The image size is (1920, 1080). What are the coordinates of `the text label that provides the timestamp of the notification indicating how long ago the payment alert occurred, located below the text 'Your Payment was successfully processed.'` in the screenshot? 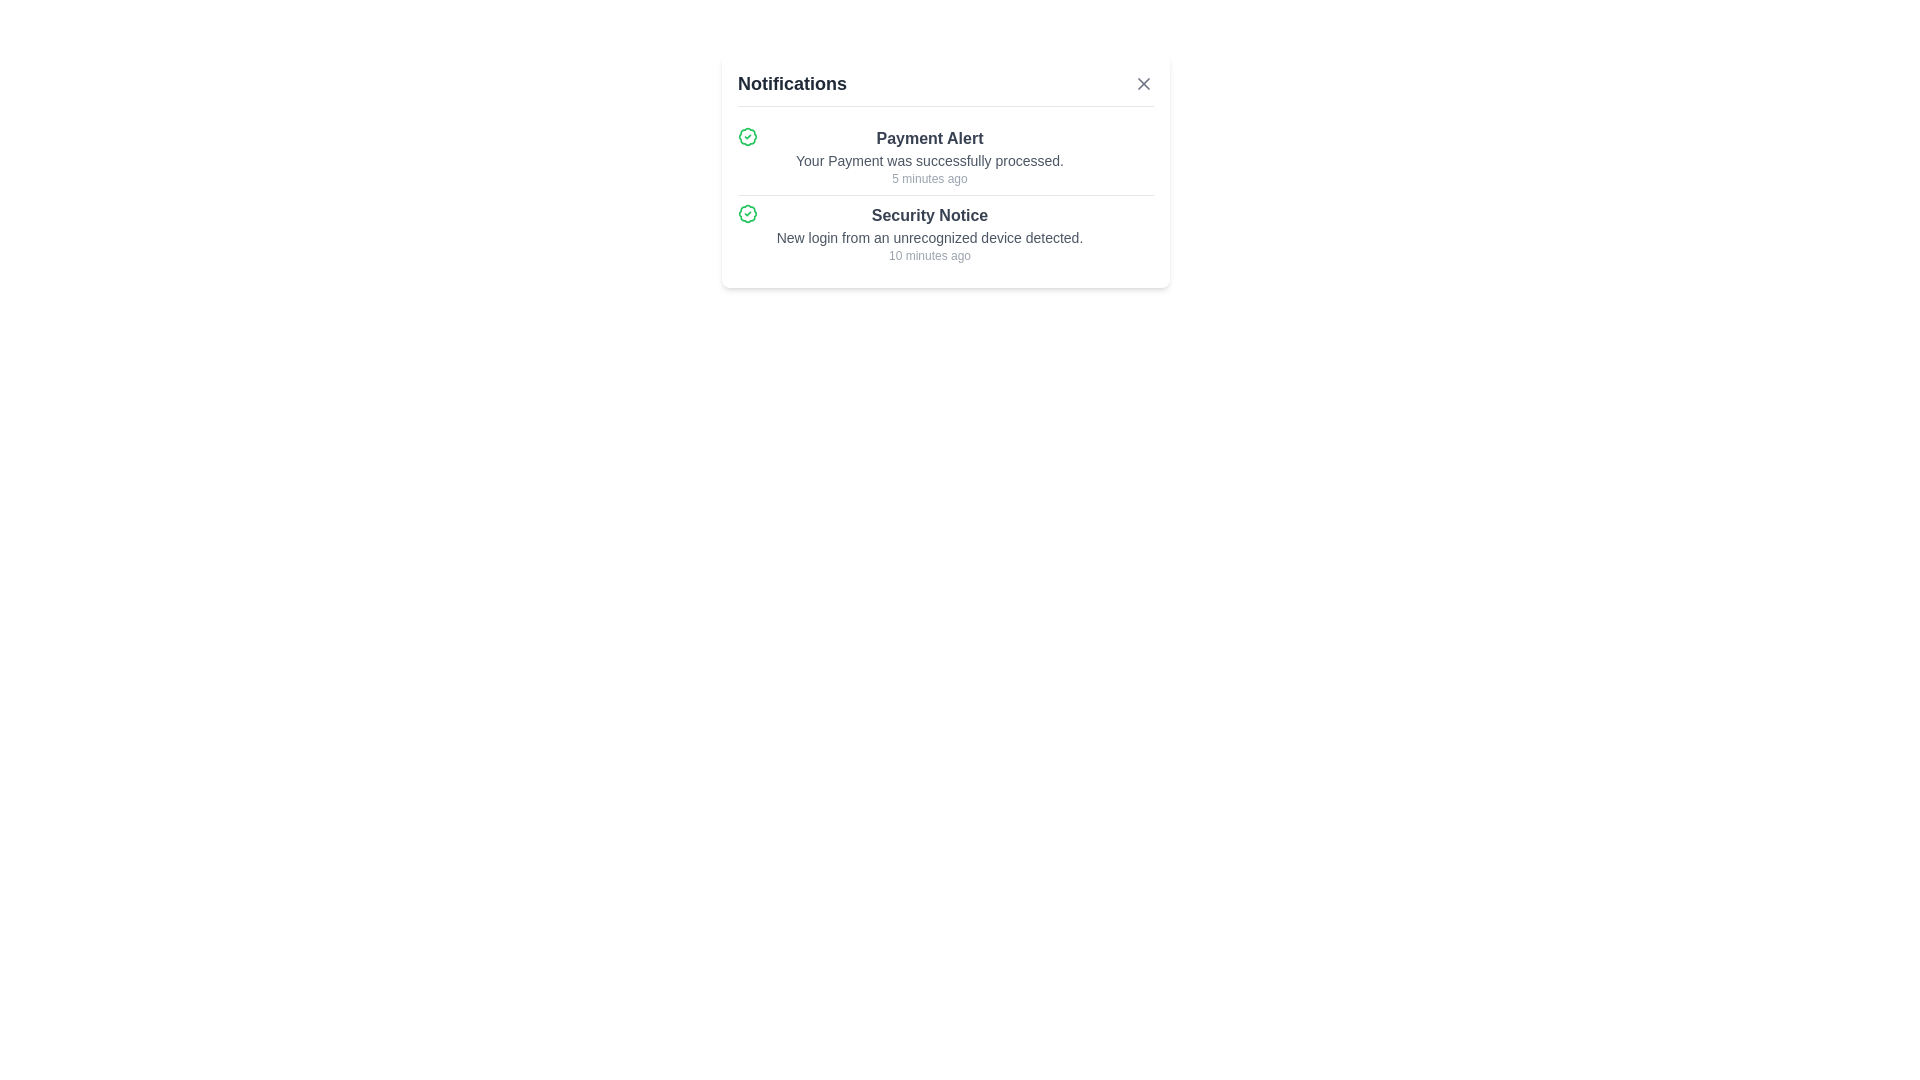 It's located at (929, 177).